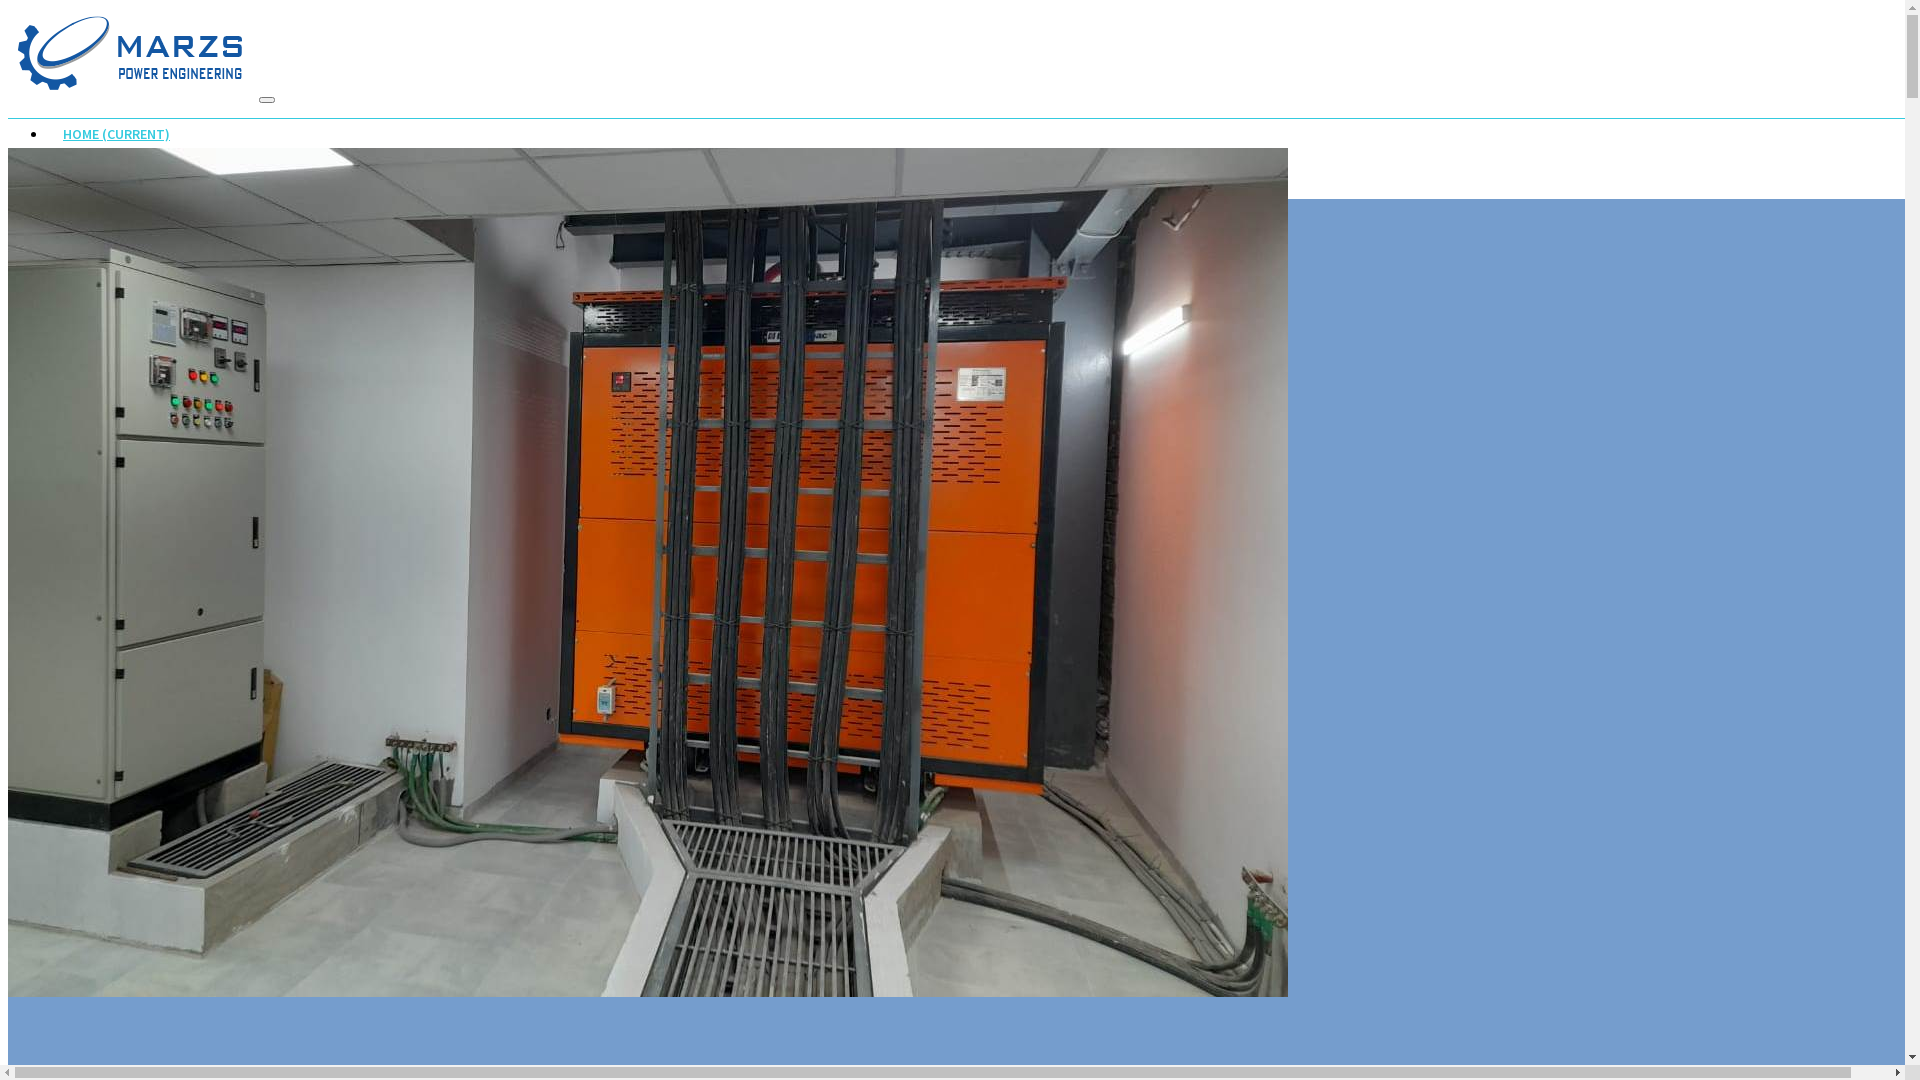 This screenshot has height=1080, width=1920. What do you see at coordinates (94, 153) in the screenshot?
I see `'ABOUT US'` at bounding box center [94, 153].